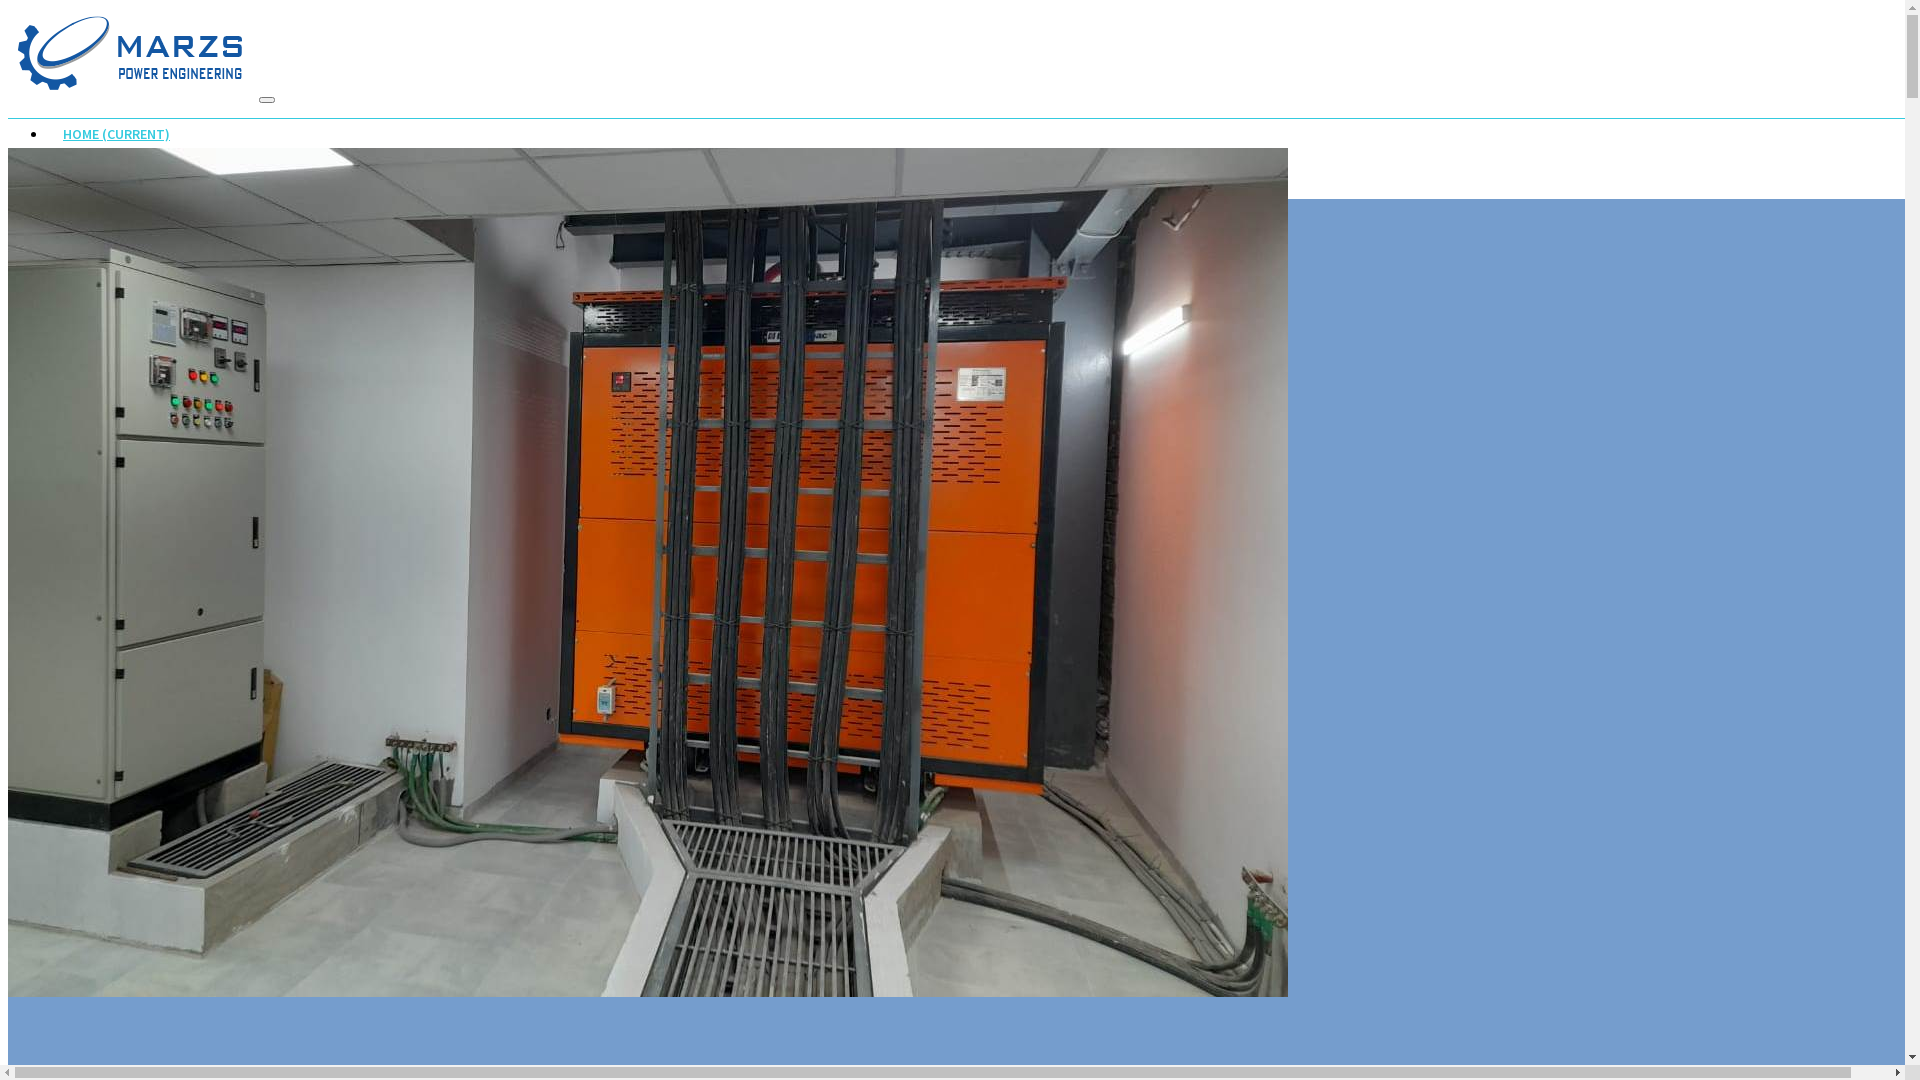 This screenshot has height=1080, width=1920. What do you see at coordinates (94, 153) in the screenshot?
I see `'ABOUT US'` at bounding box center [94, 153].